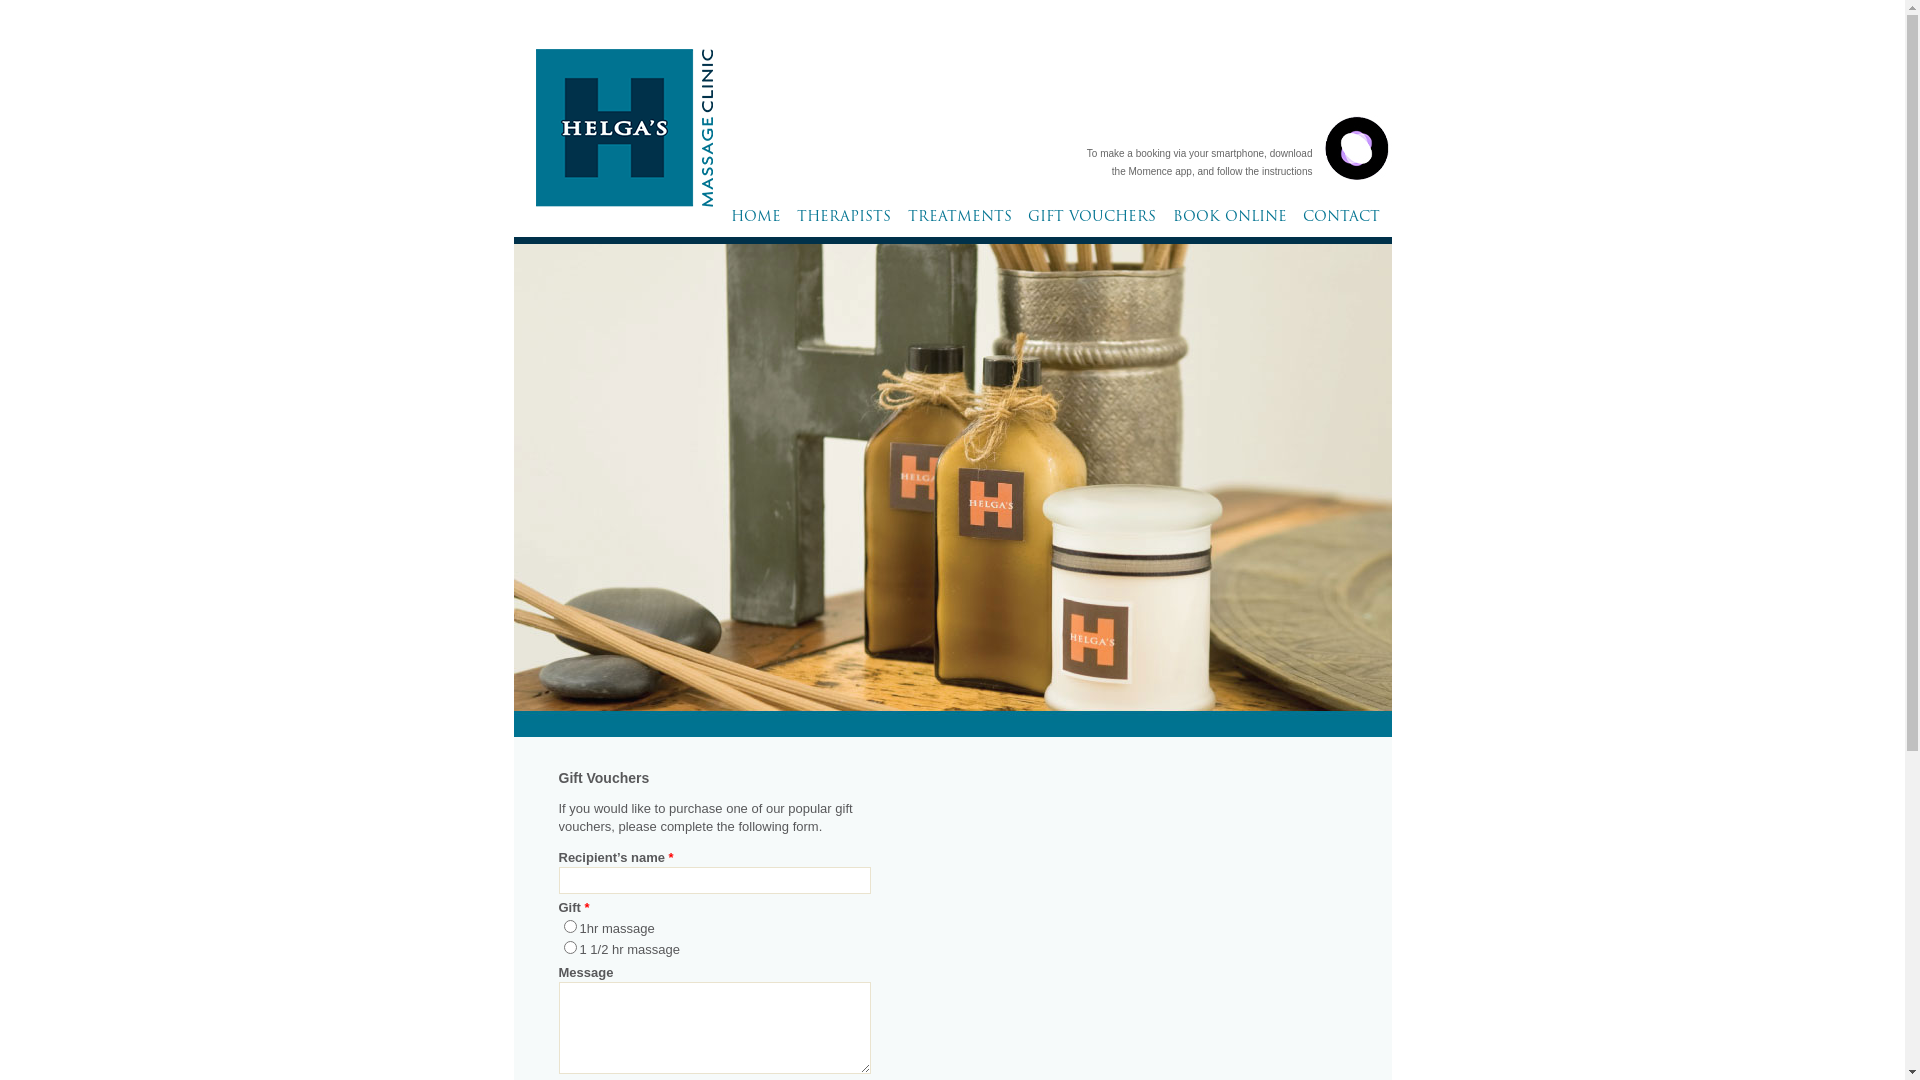 The height and width of the screenshot is (1080, 1920). Describe the element at coordinates (1167, 222) in the screenshot. I see `'BOOK ONLINE'` at that location.